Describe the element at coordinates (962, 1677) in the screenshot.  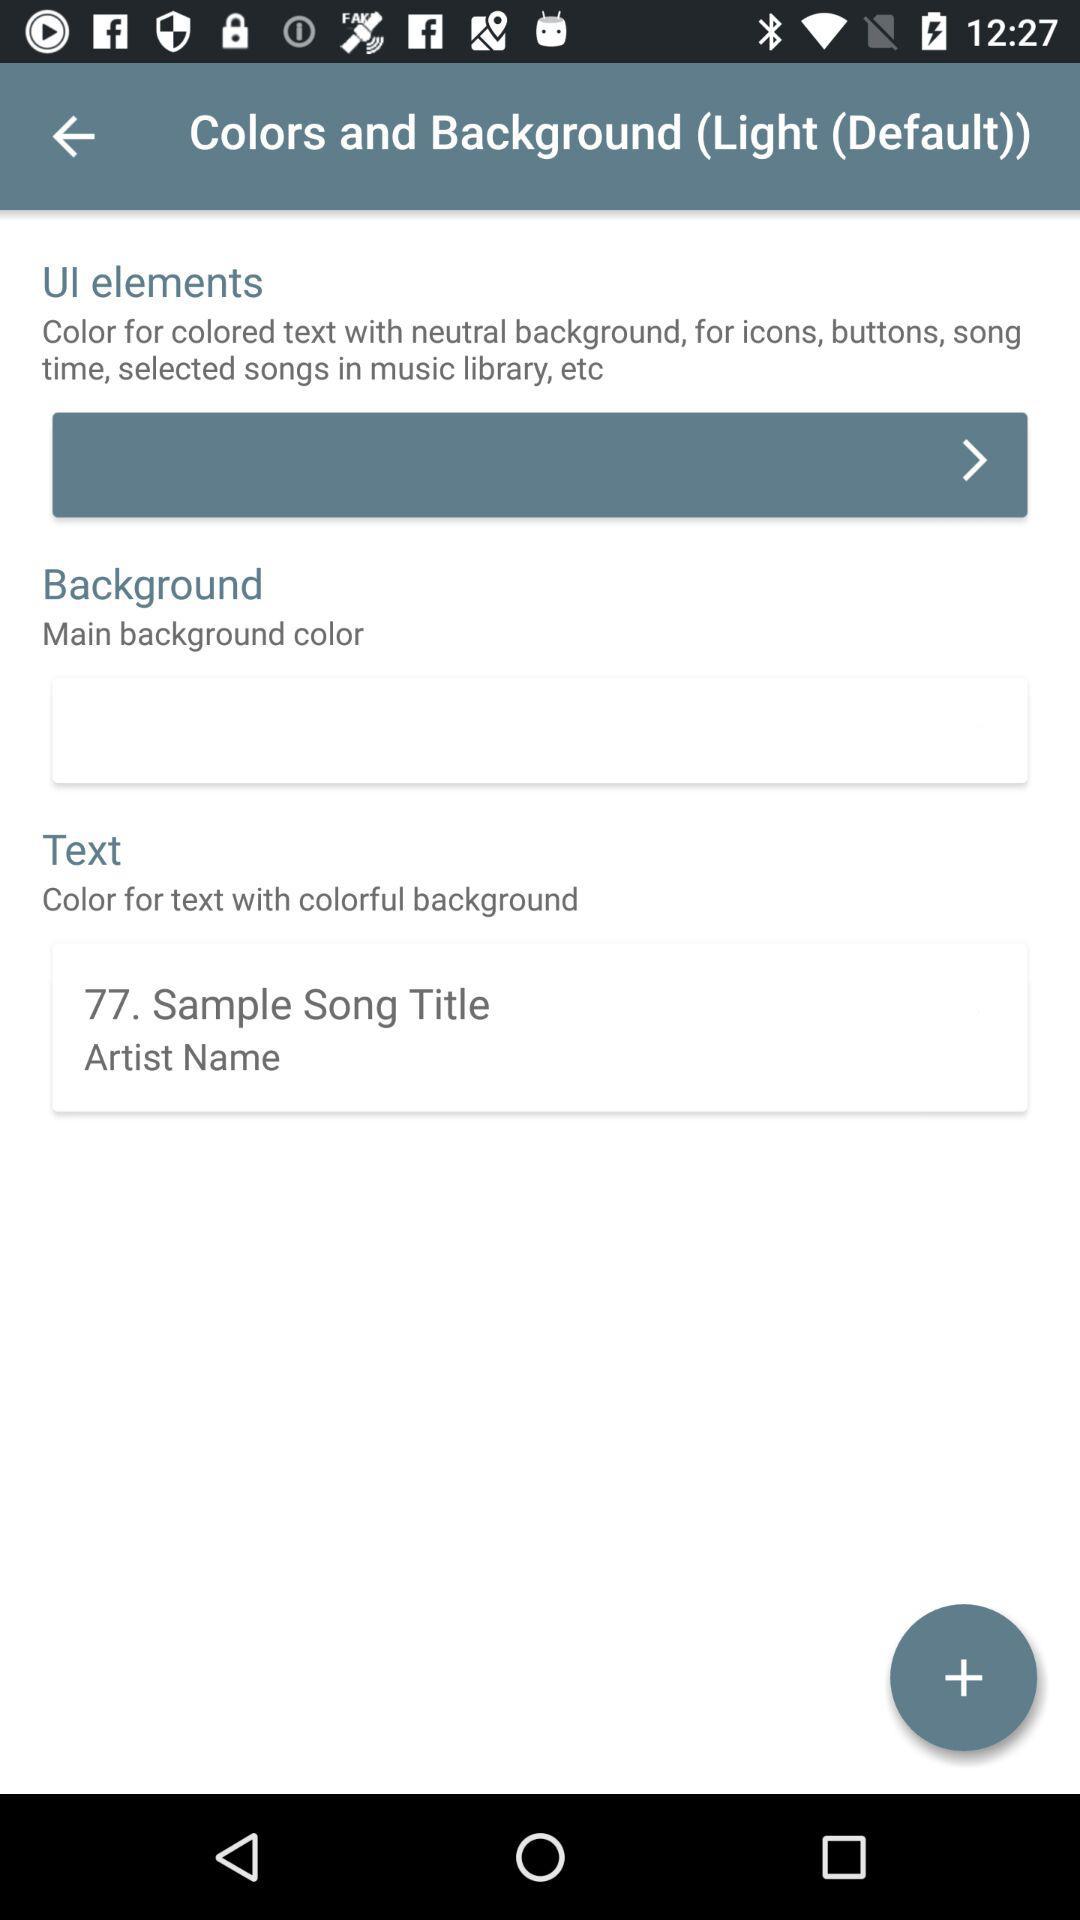
I see `the add icon` at that location.